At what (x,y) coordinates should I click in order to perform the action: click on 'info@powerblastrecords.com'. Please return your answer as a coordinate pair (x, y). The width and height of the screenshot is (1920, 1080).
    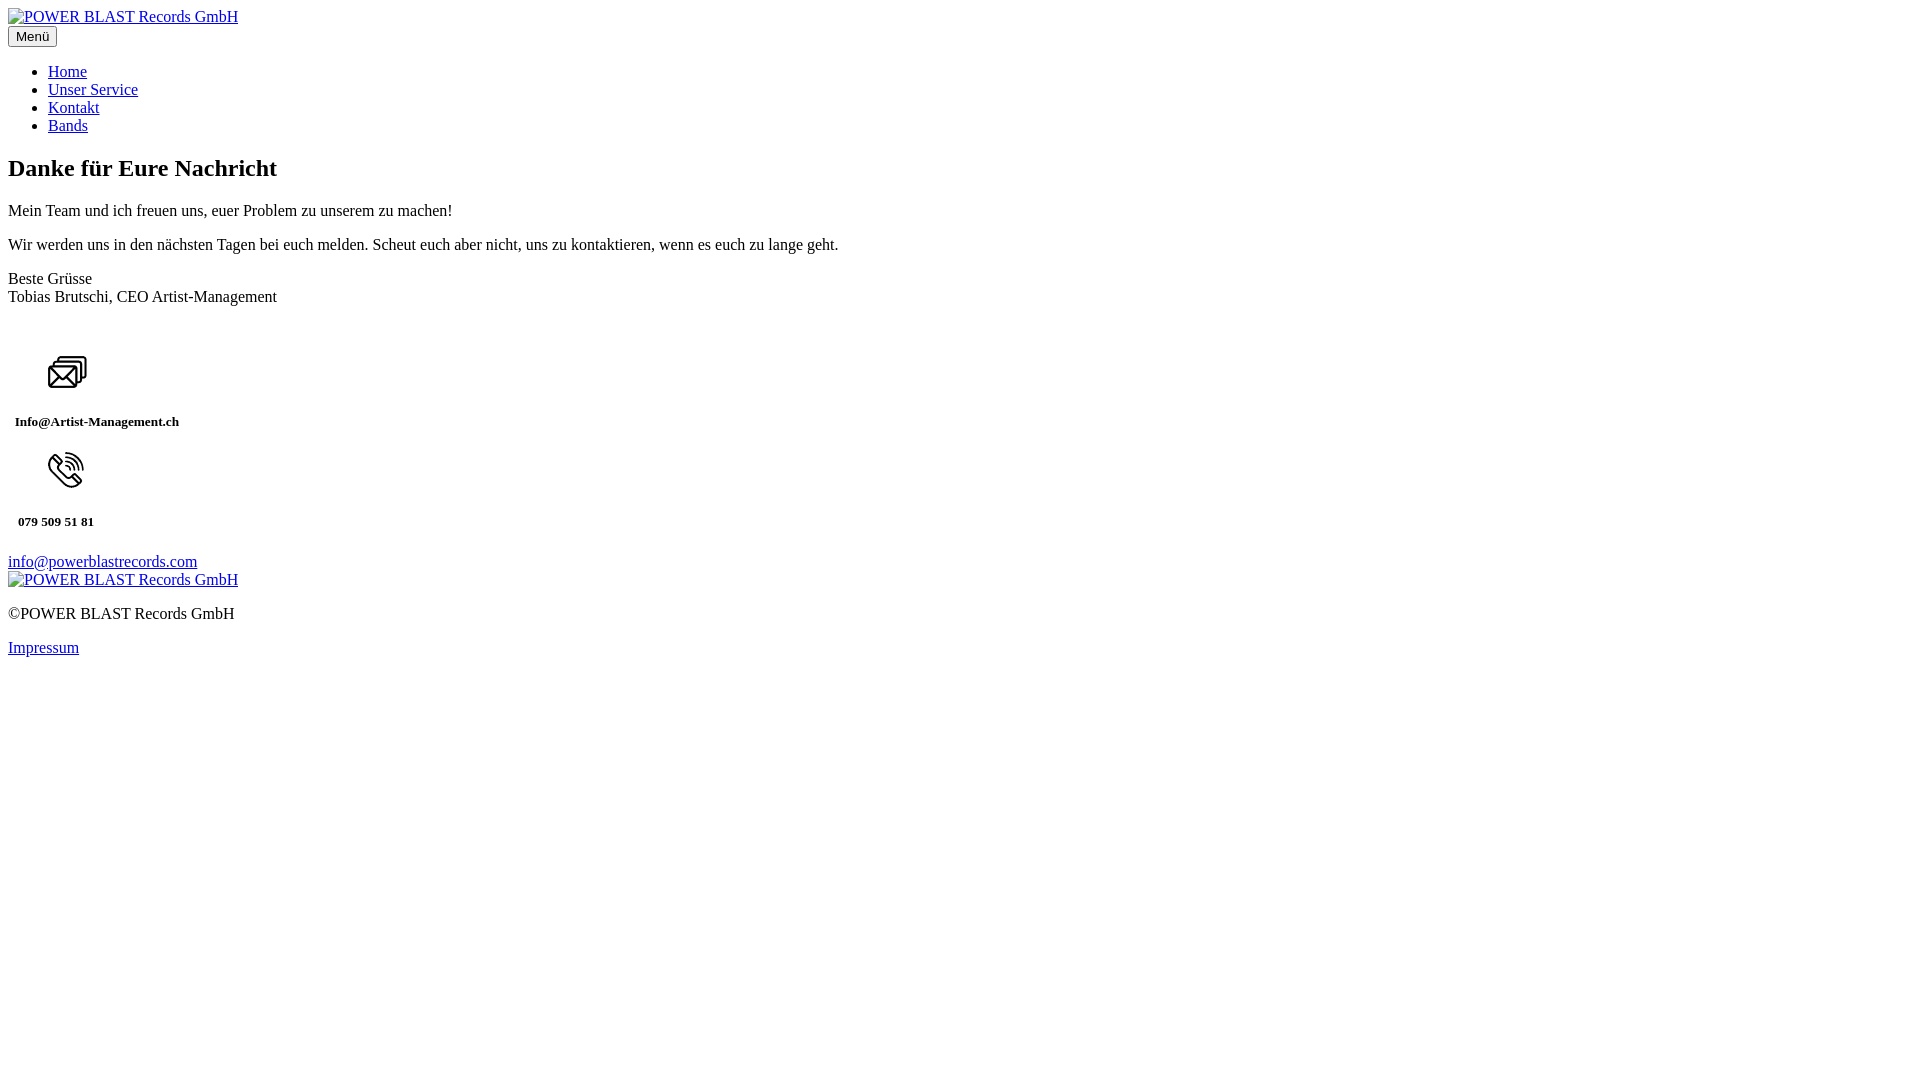
    Looking at the image, I should click on (8, 560).